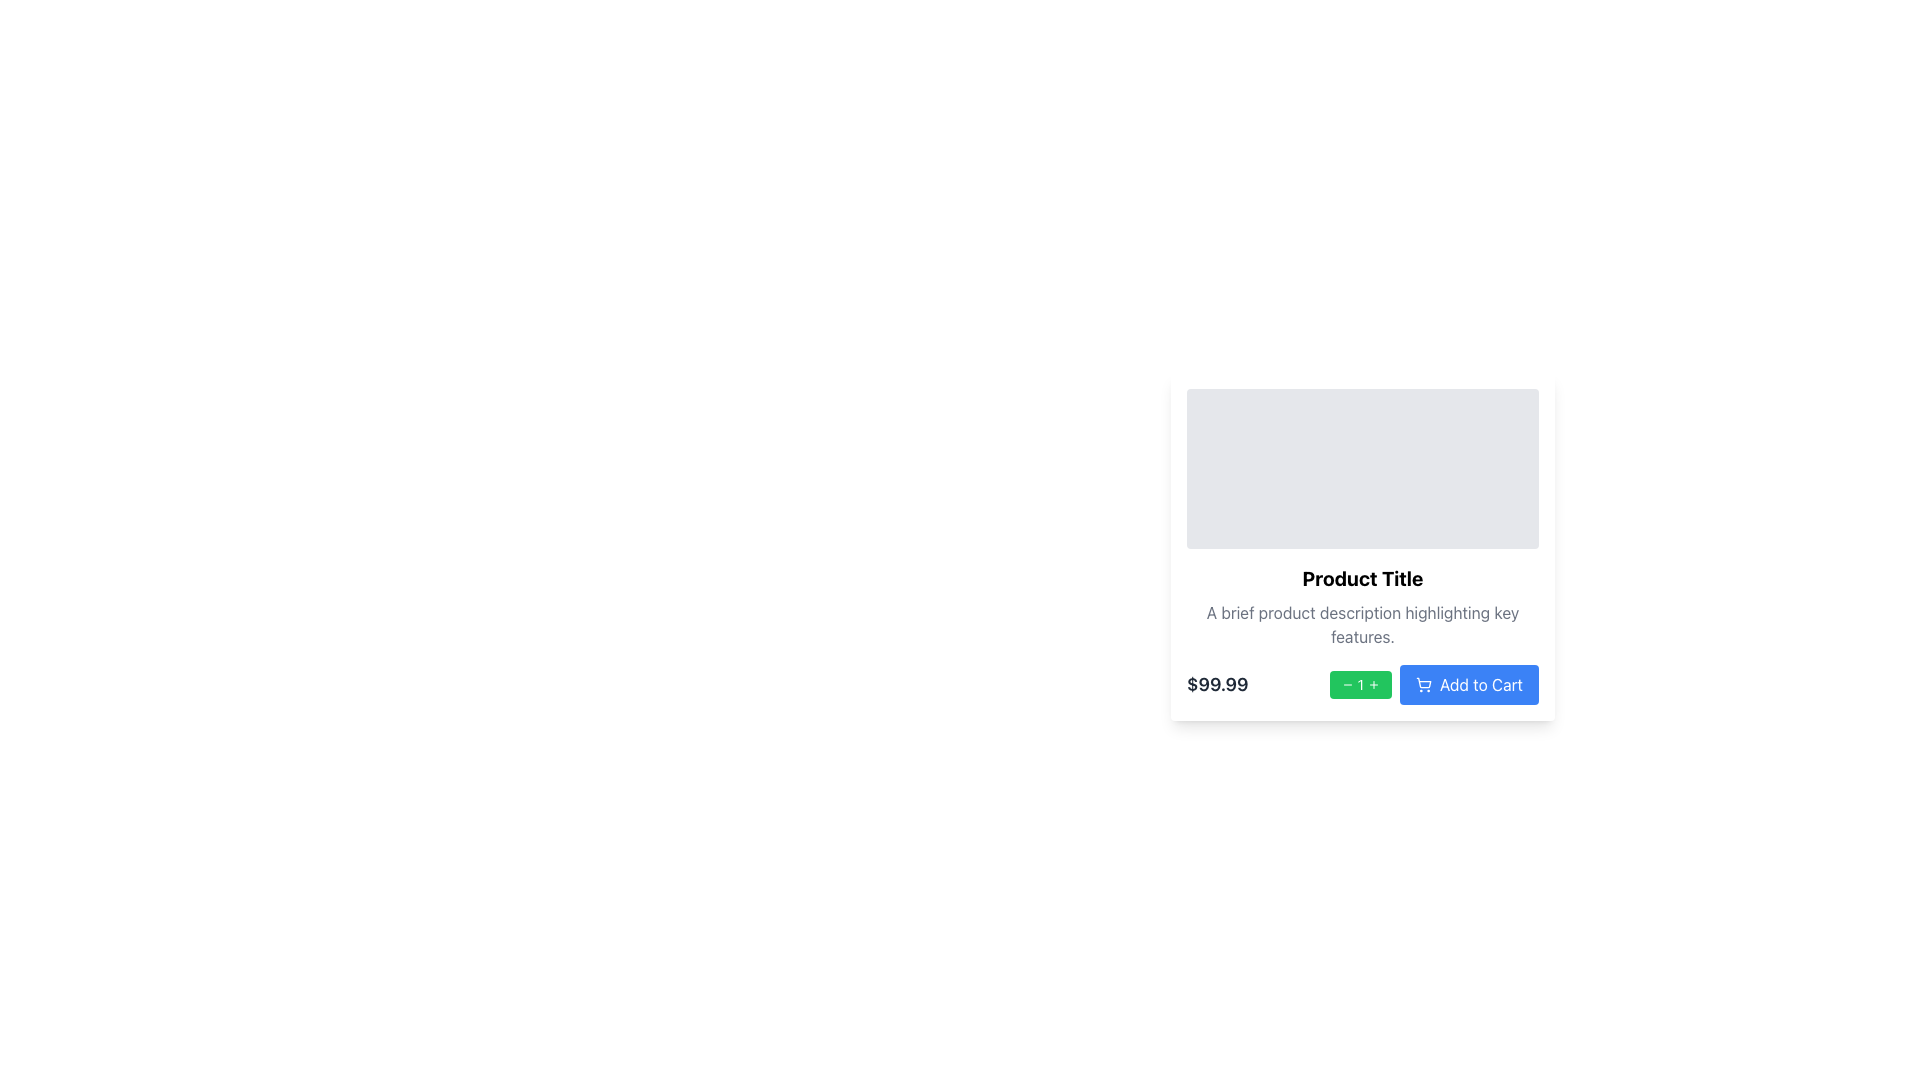 Image resolution: width=1920 pixels, height=1080 pixels. Describe the element at coordinates (1360, 684) in the screenshot. I see `the static text displaying the current numeric value within the numeric input field, which is flanked by minus and plus symbols, located next to the price and 'Add to Cart' button` at that location.